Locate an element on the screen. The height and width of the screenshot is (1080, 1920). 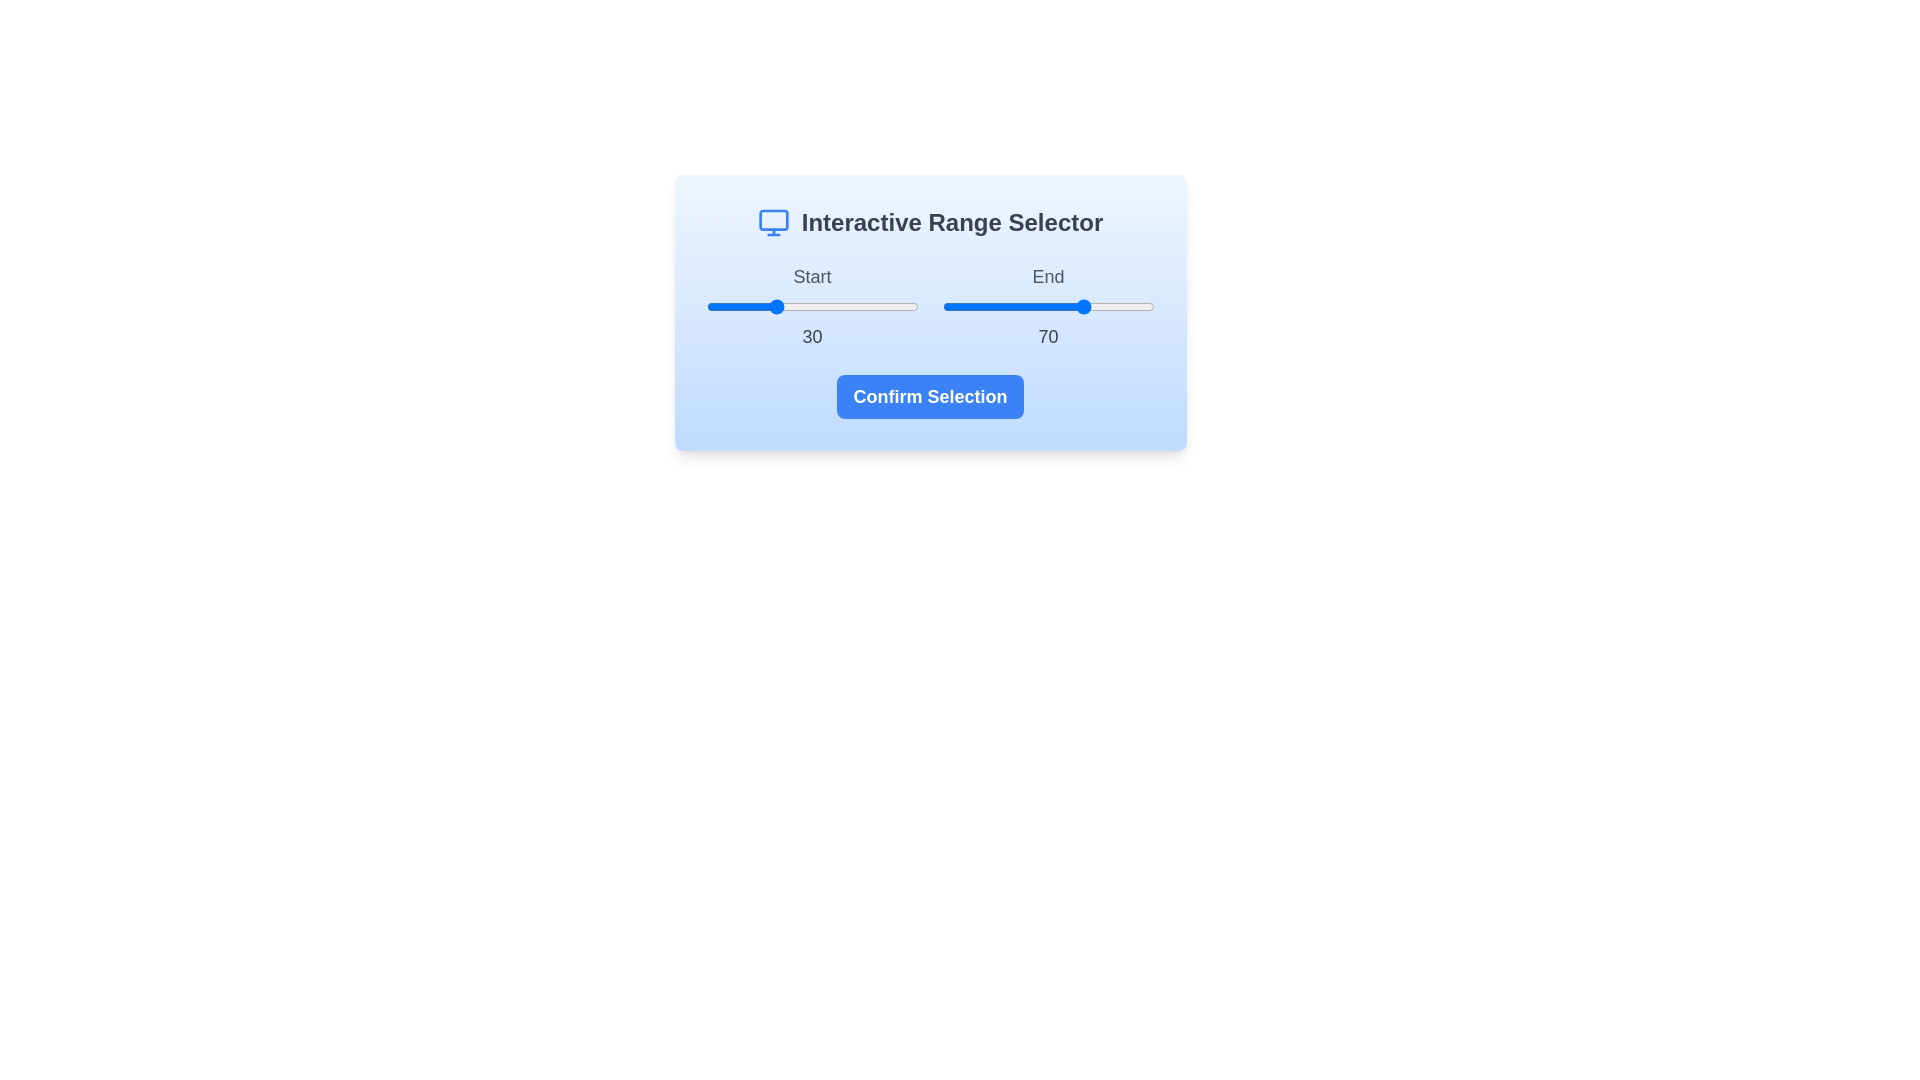
the end range value to 59 by interacting with the slider is located at coordinates (1066, 307).